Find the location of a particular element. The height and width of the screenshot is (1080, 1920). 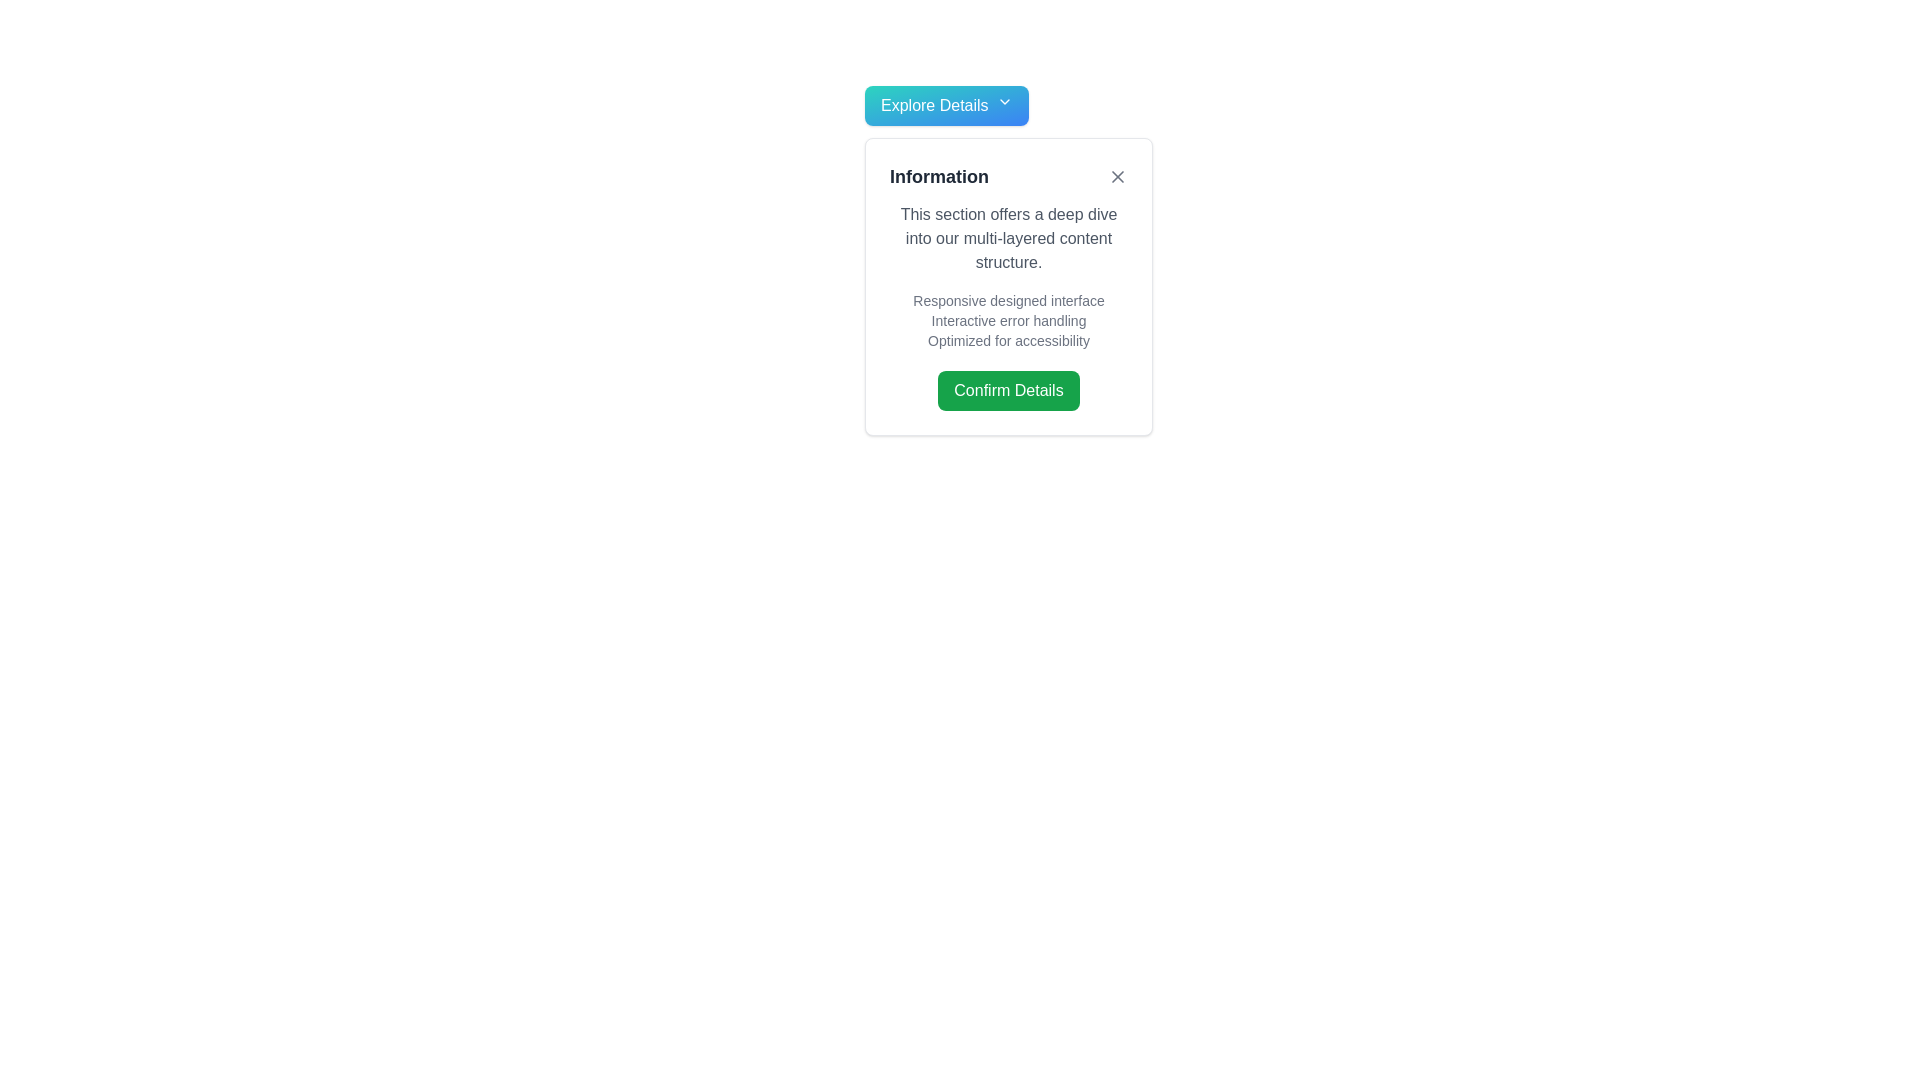

the static text label displaying 'Responsive designed interface' is located at coordinates (1008, 300).